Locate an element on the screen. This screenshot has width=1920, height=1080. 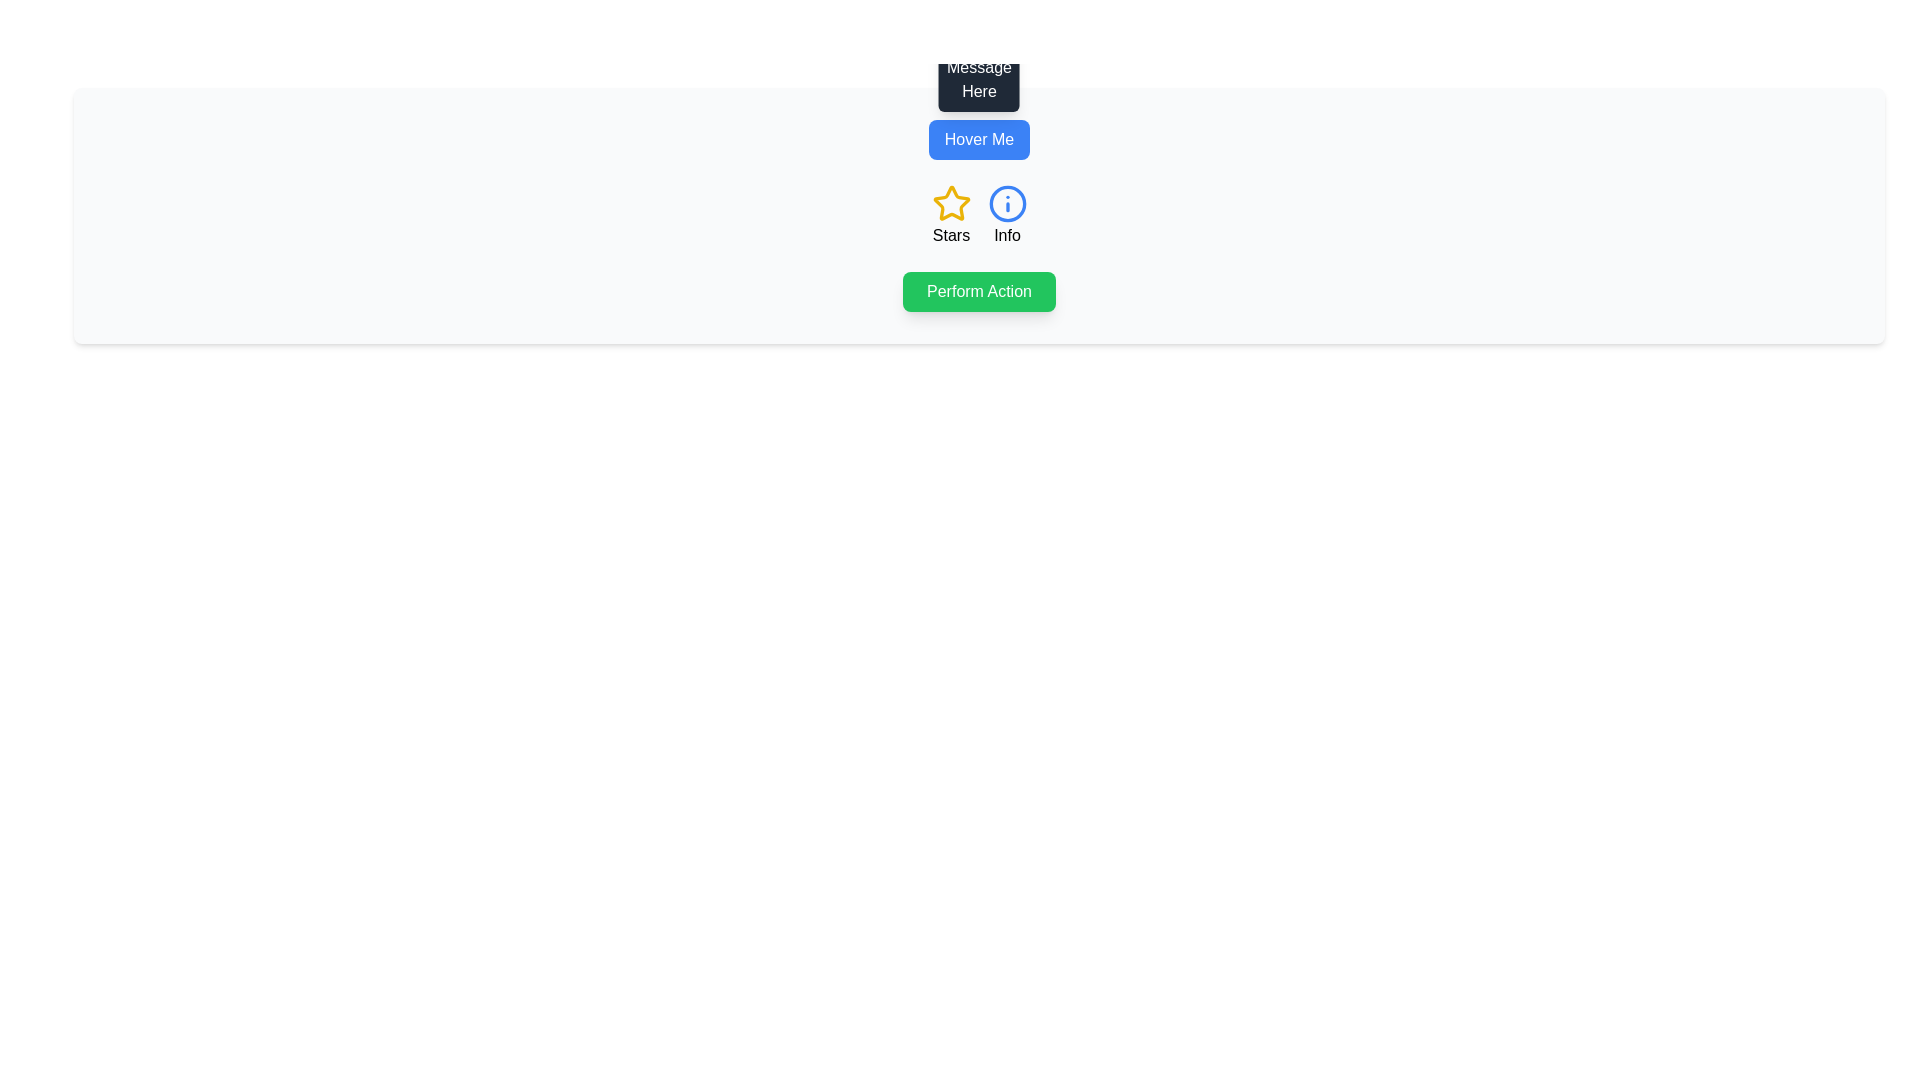
contents of the tooltip displaying 'Tooltip Message Here' which is a dark-gray rectangle positioned directly above the 'Hover Me' button is located at coordinates (979, 67).